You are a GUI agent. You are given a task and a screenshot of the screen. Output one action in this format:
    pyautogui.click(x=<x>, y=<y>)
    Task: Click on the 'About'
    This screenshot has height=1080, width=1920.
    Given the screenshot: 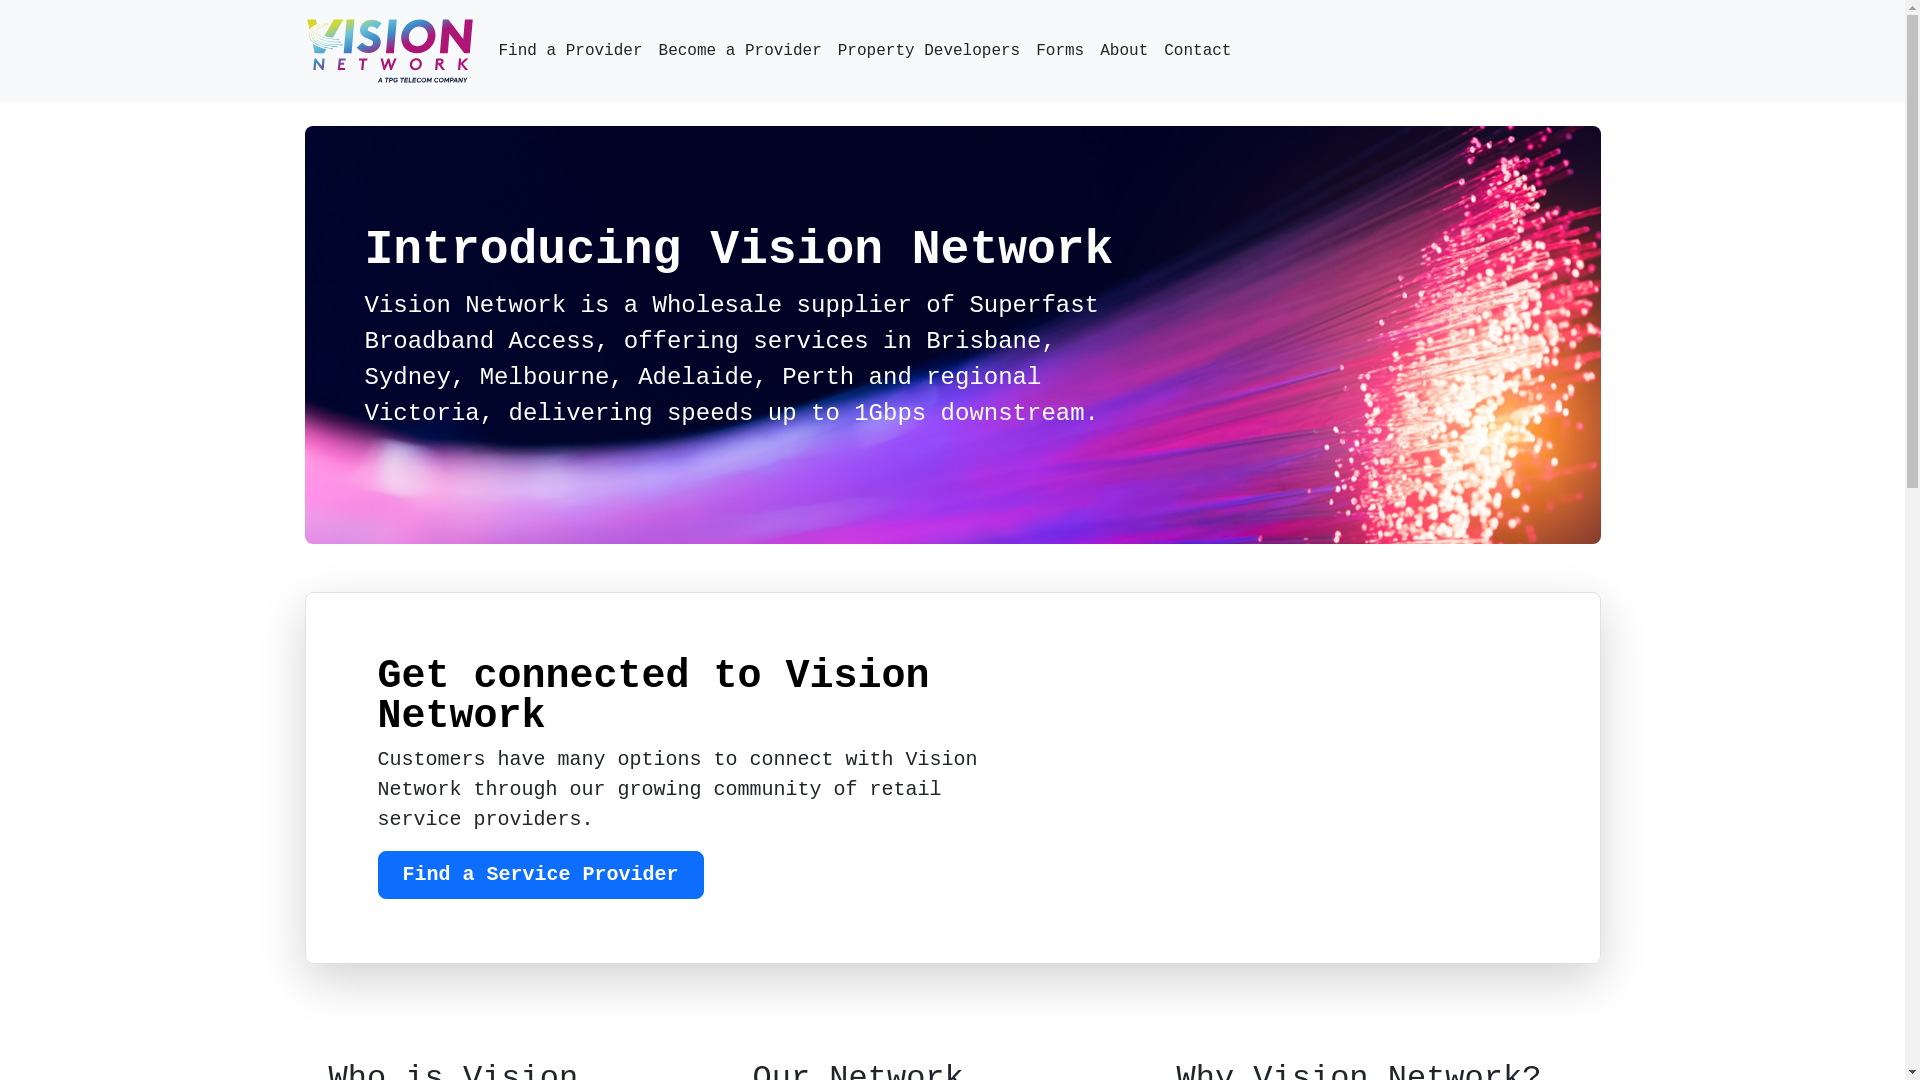 What is the action you would take?
    pyautogui.click(x=1090, y=49)
    